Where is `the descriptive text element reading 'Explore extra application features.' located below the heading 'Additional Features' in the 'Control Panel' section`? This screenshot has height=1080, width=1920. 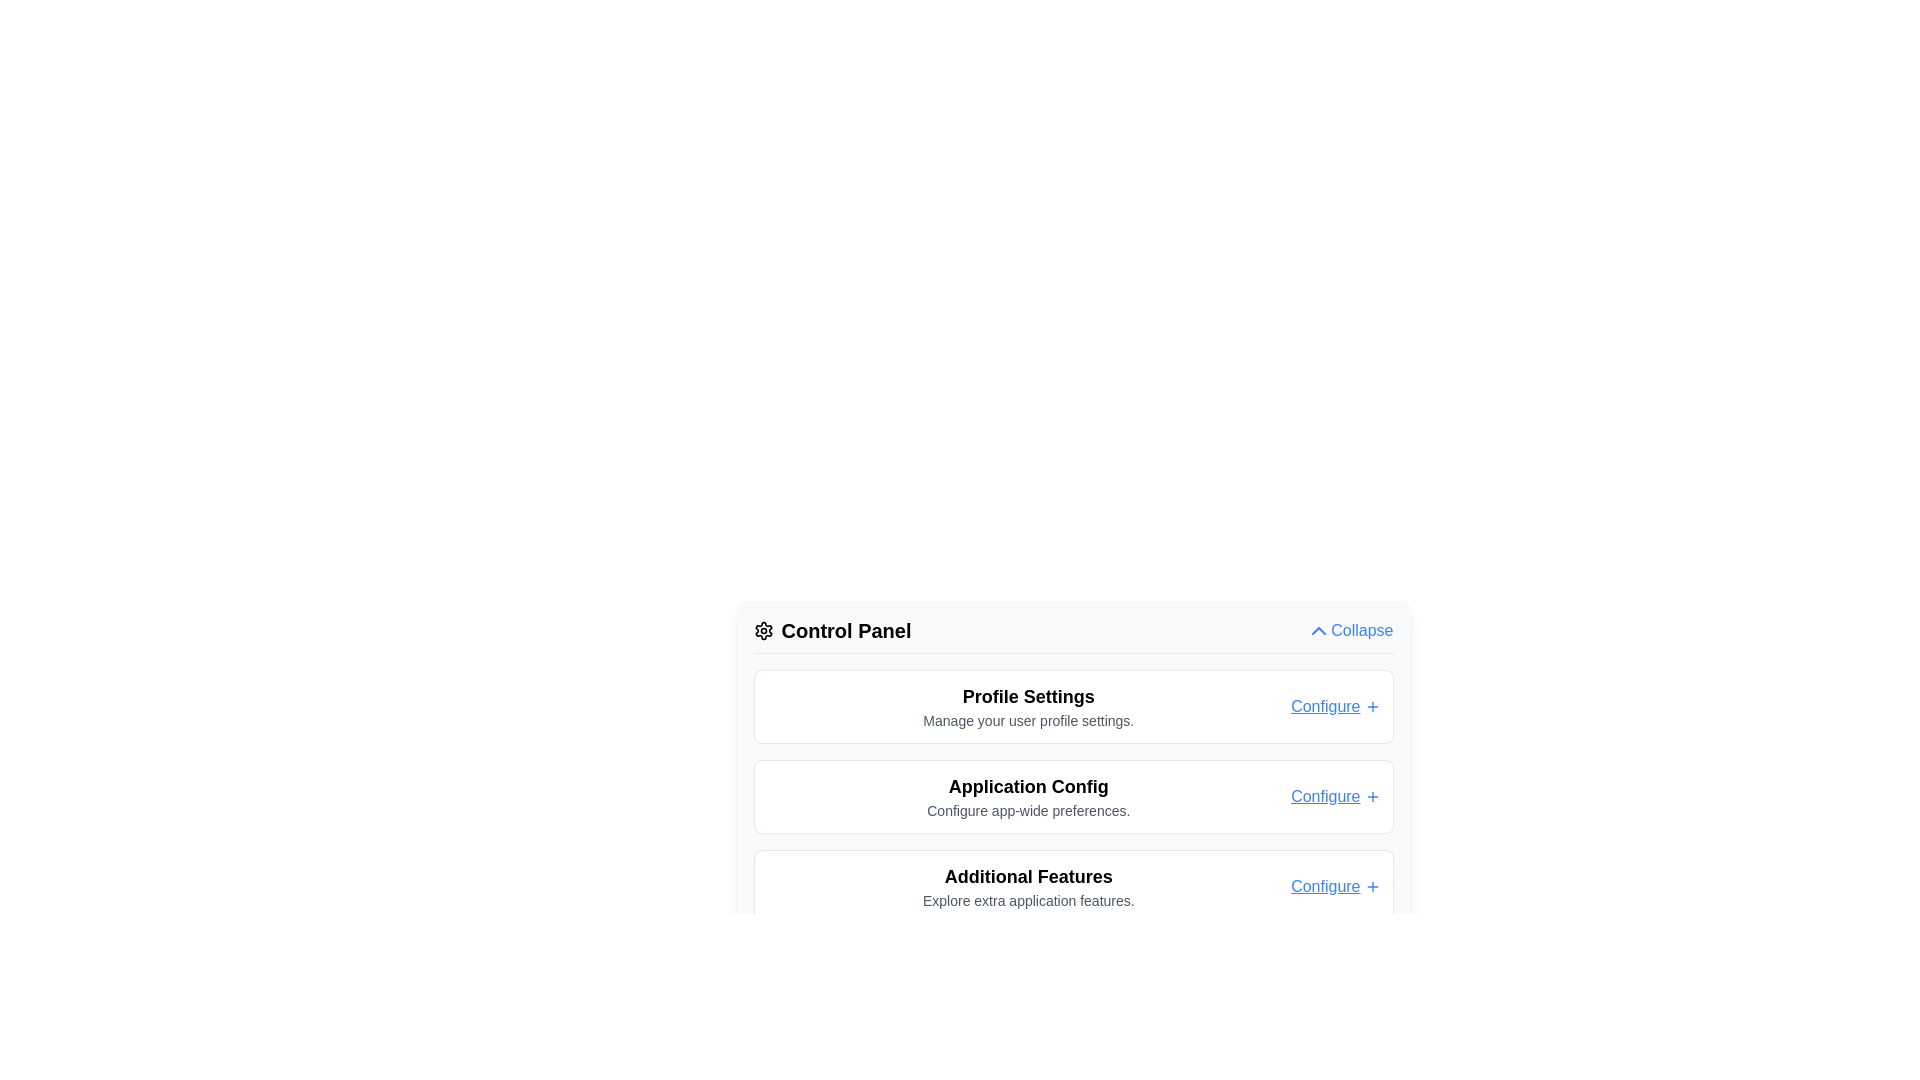
the descriptive text element reading 'Explore extra application features.' located below the heading 'Additional Features' in the 'Control Panel' section is located at coordinates (1028, 901).